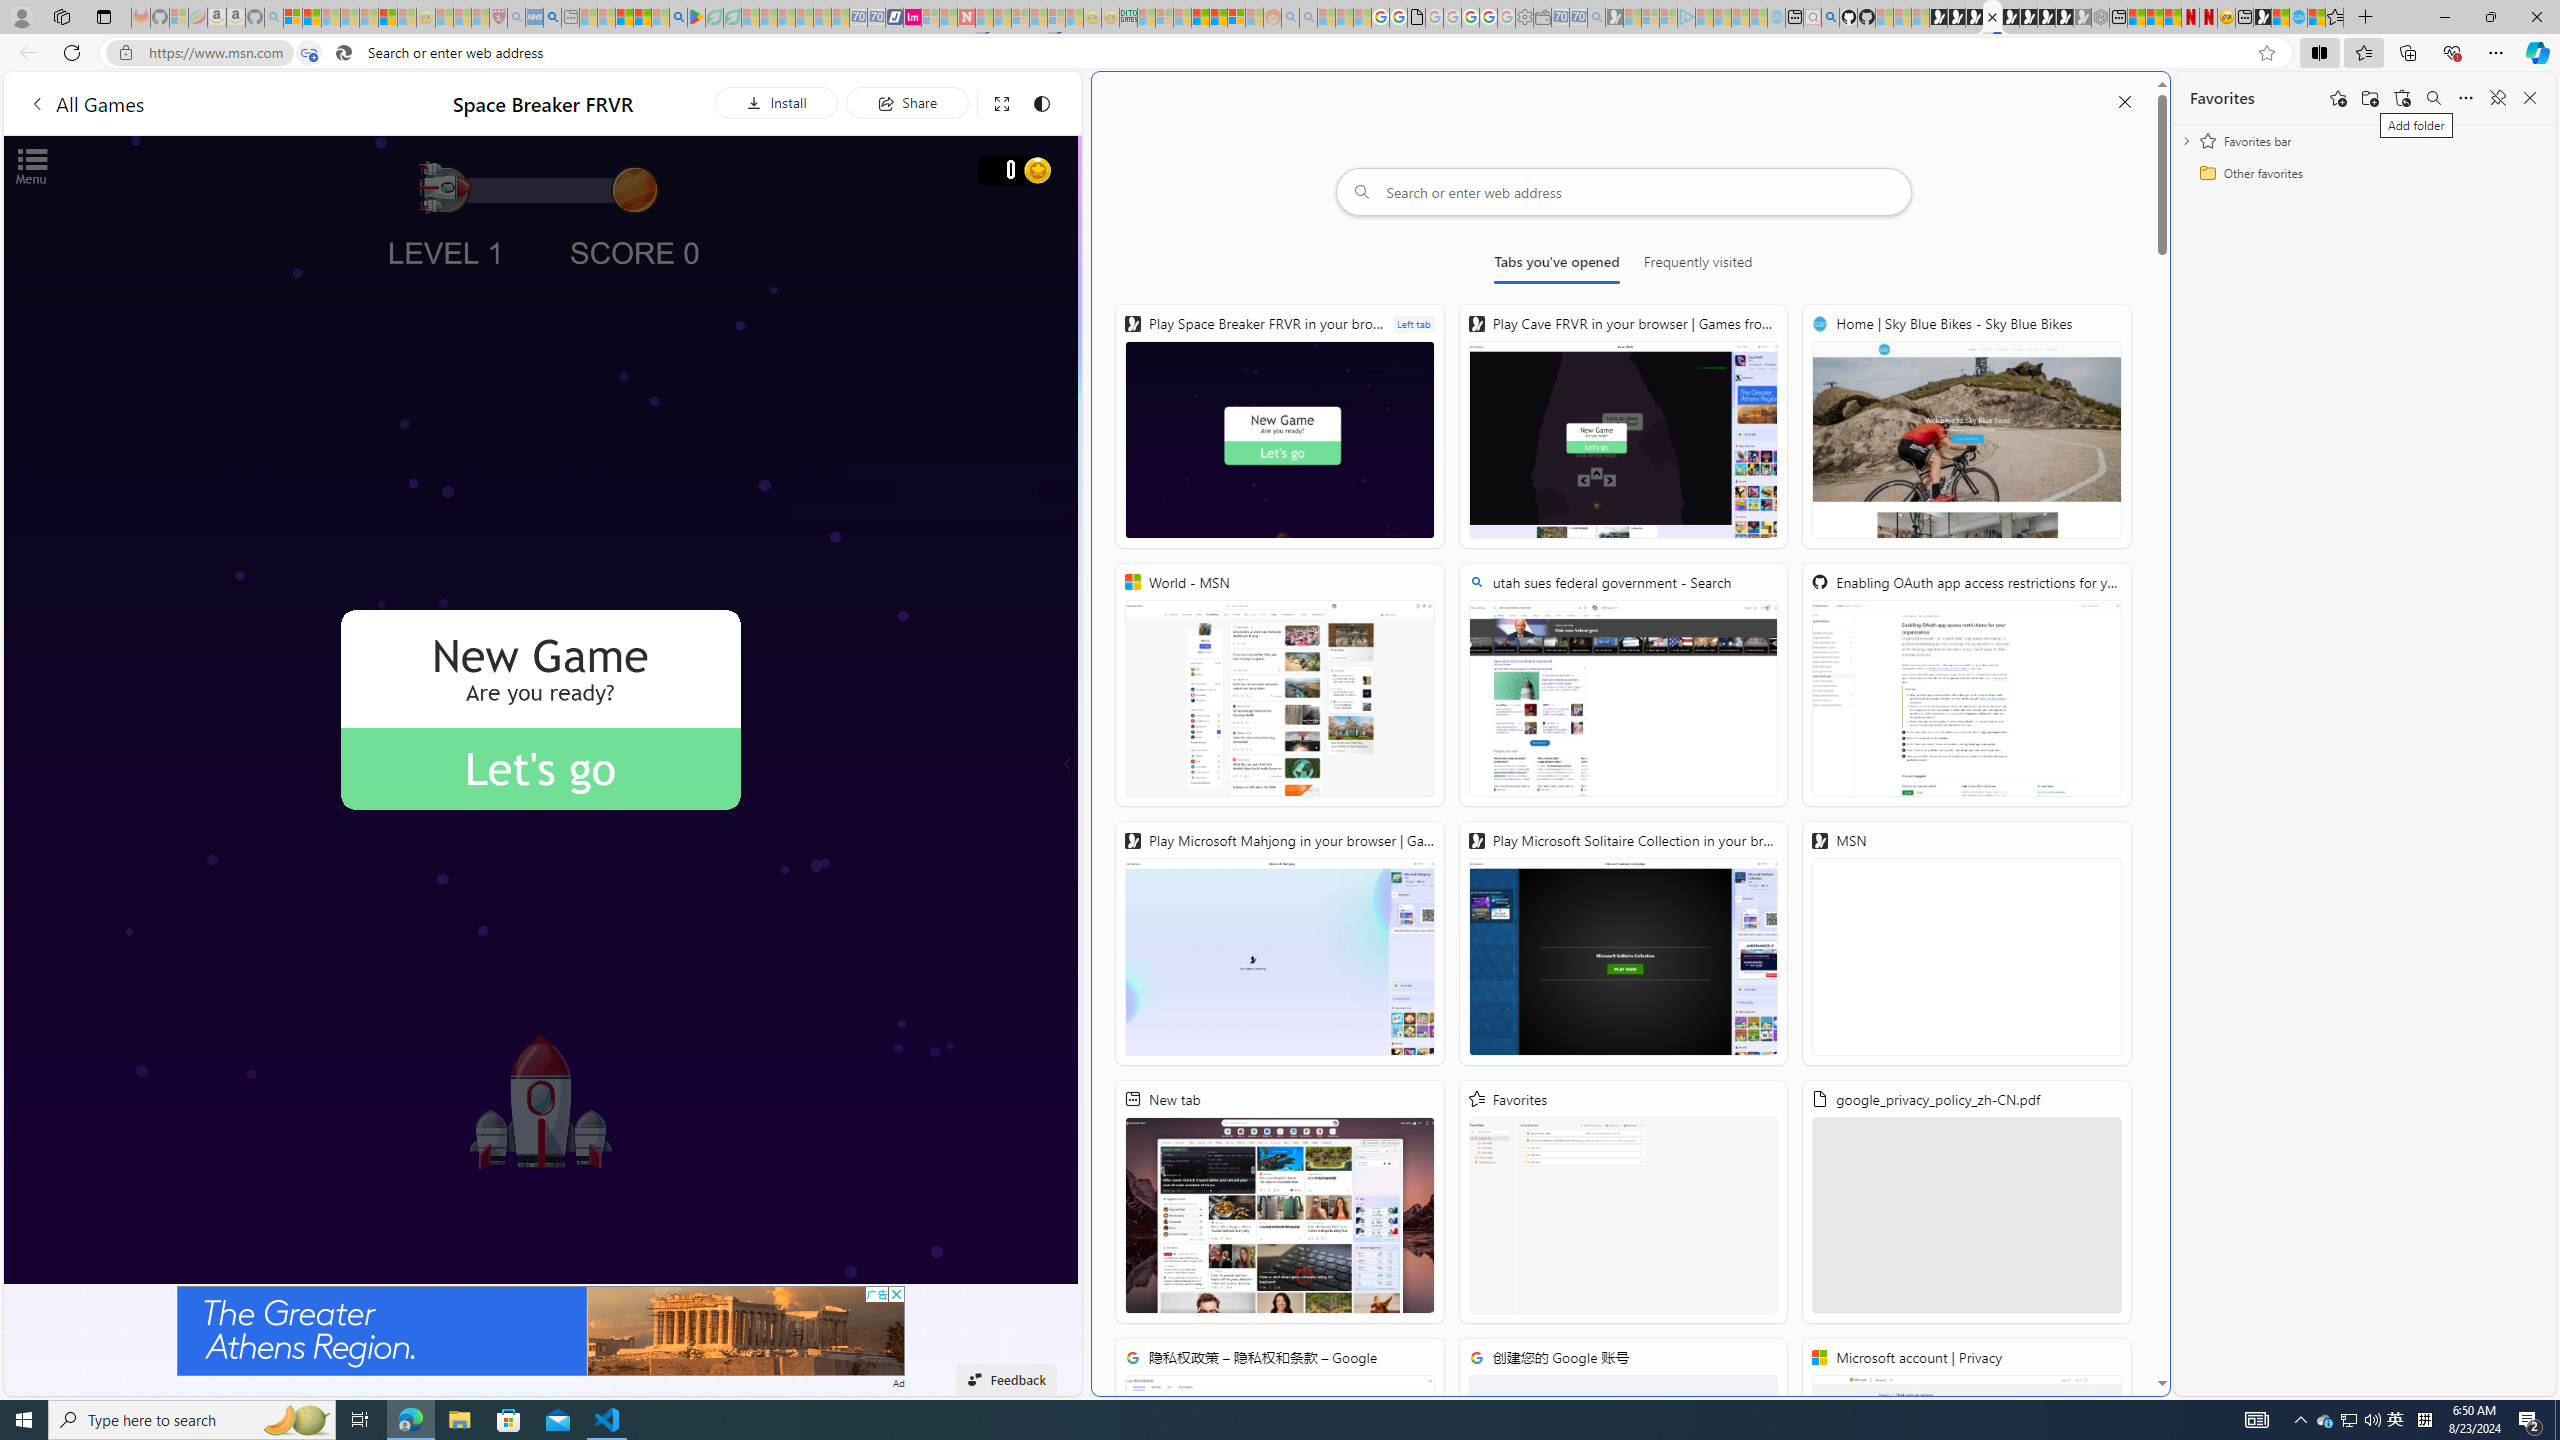 The width and height of the screenshot is (2560, 1440). I want to click on 'Tabs you', so click(1557, 265).